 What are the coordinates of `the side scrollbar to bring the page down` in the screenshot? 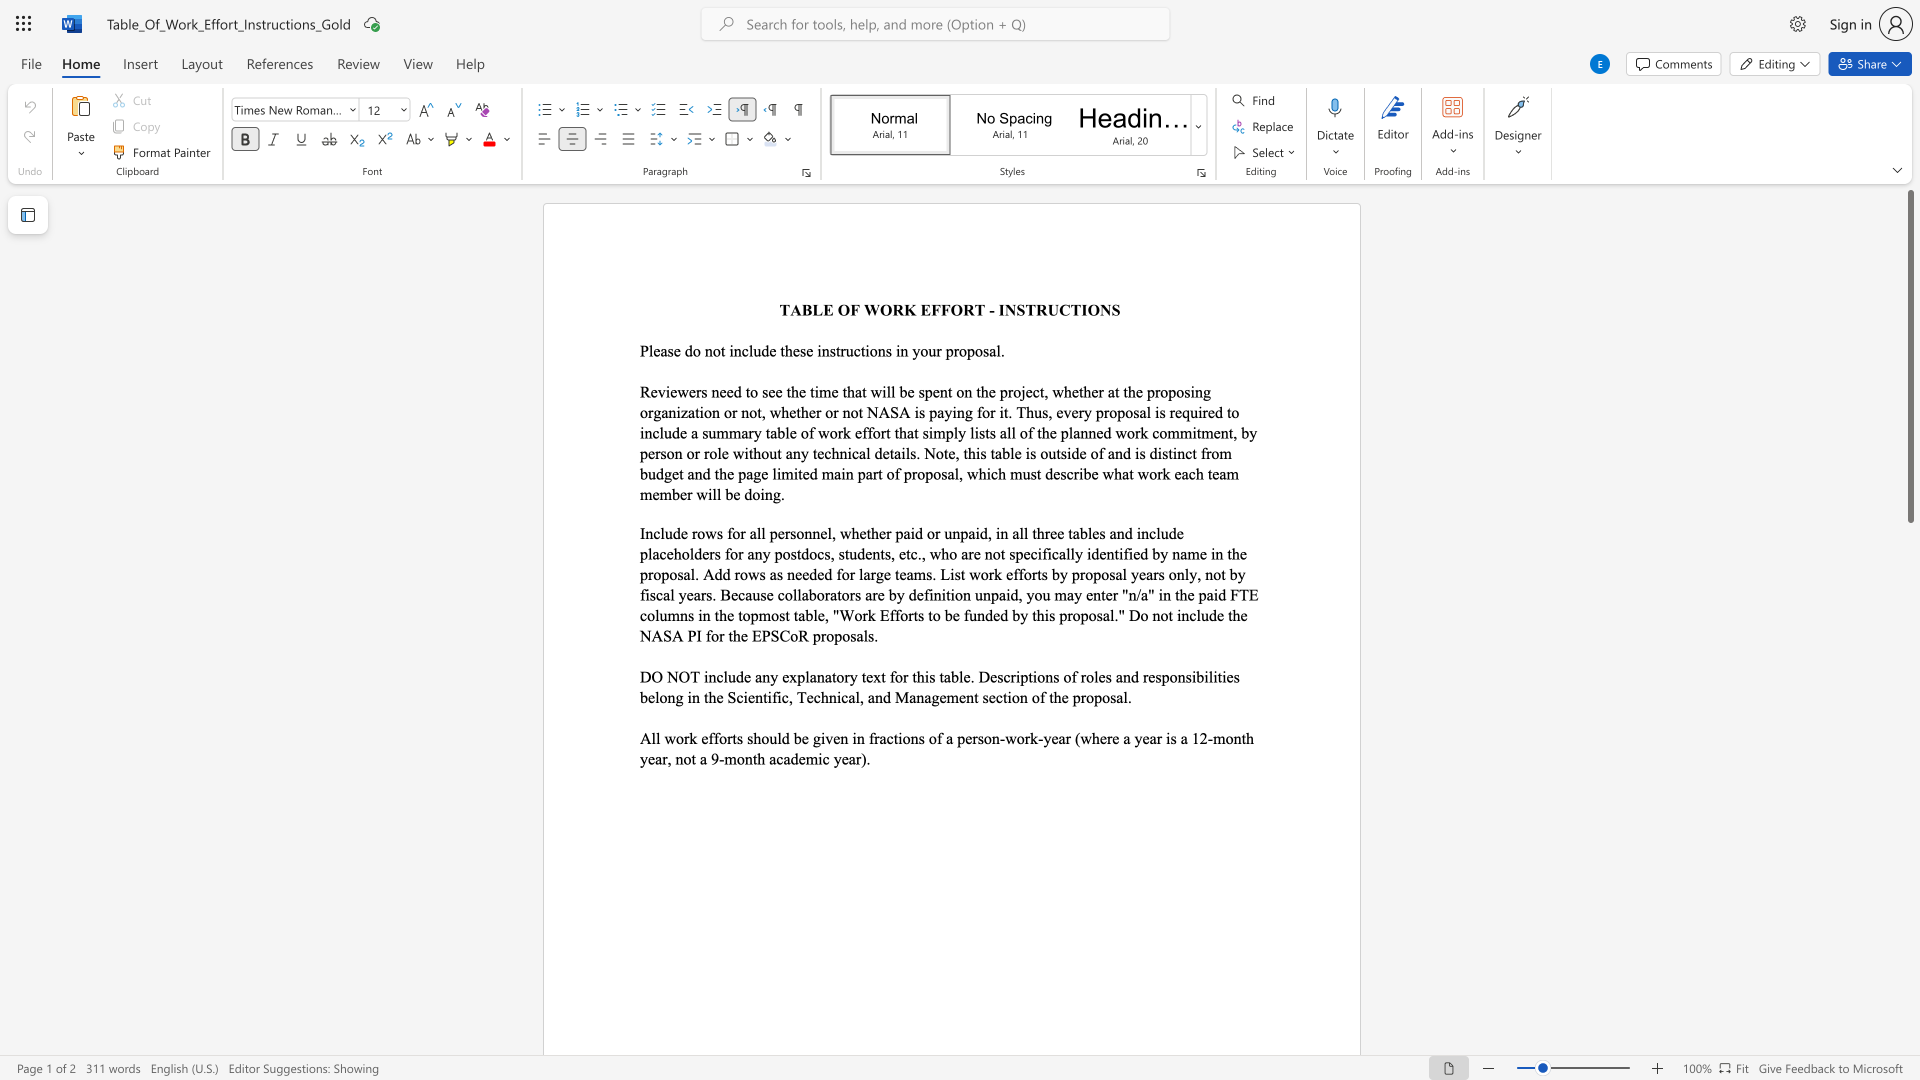 It's located at (1909, 650).